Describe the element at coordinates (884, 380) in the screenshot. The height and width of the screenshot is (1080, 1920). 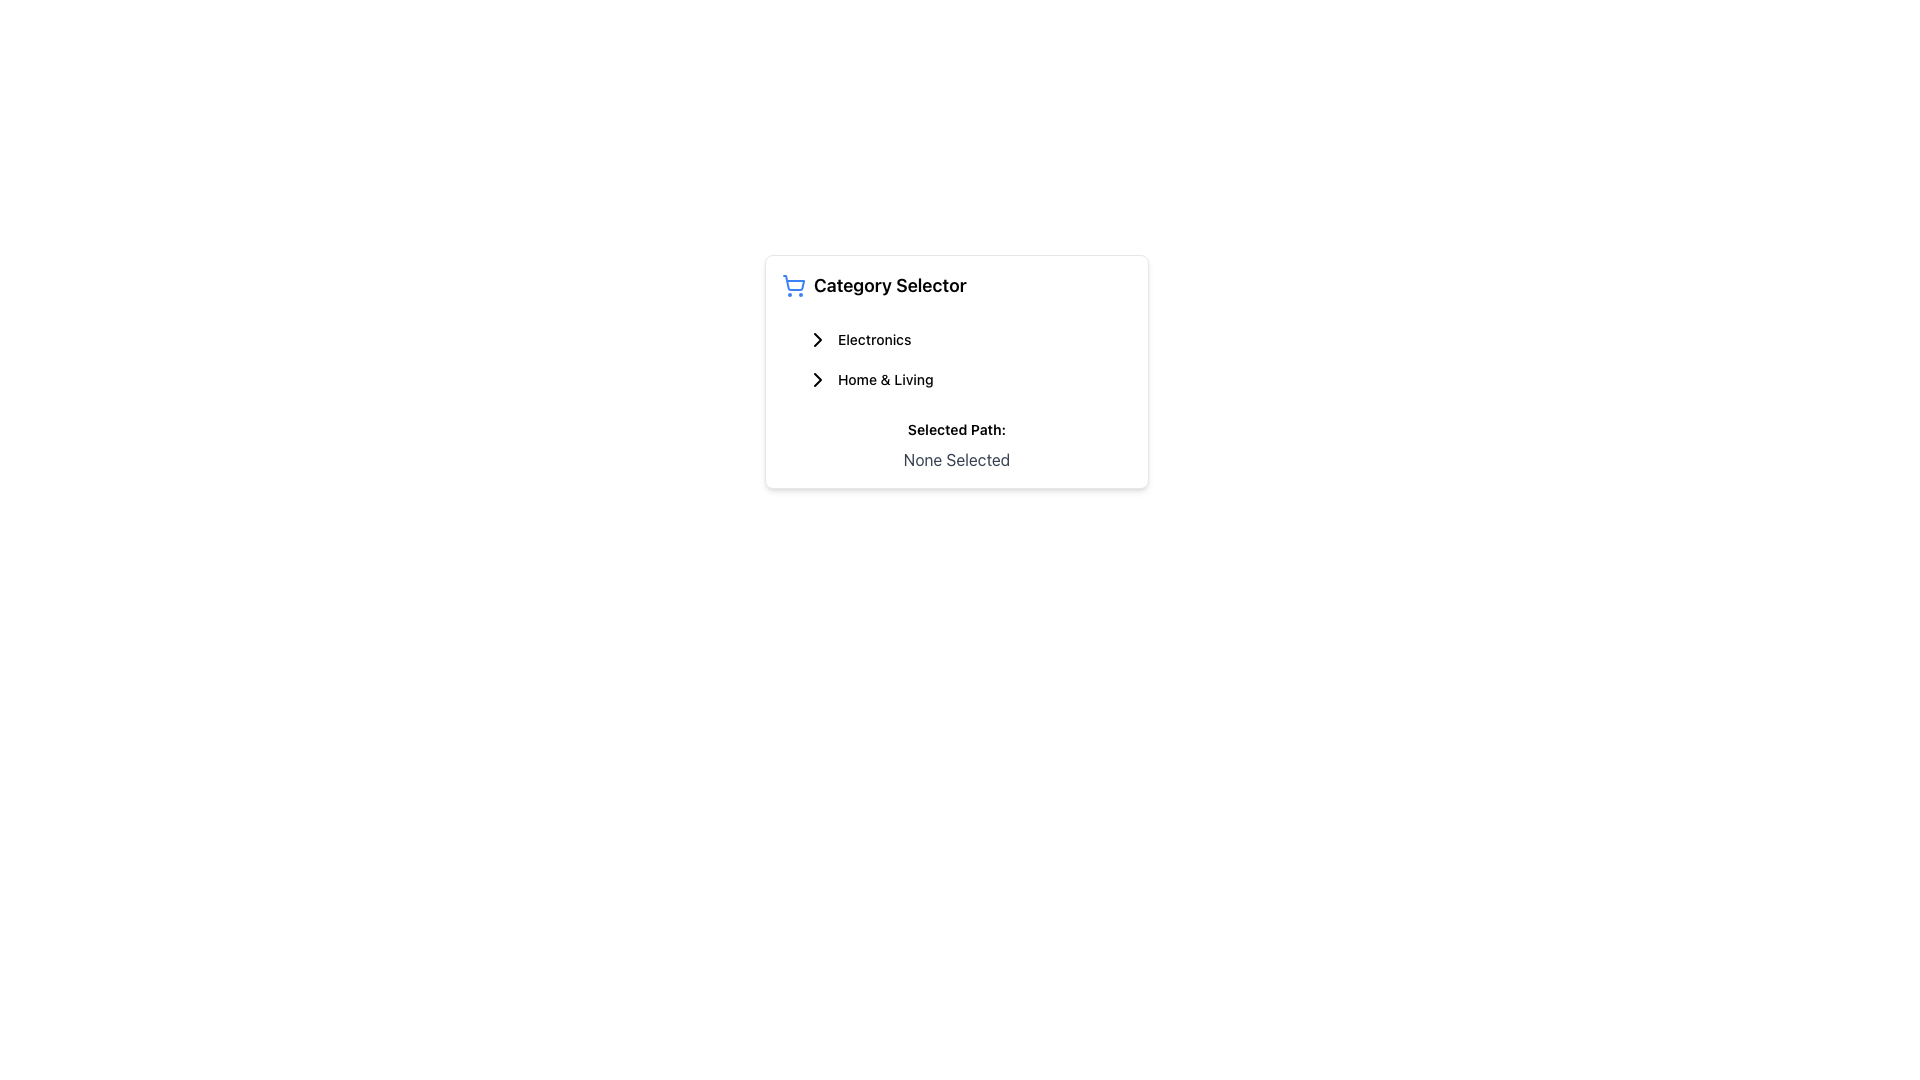
I see `text of the 'Home & Living' label, which is a subcategory under the 'Category Selector' in the side panel` at that location.